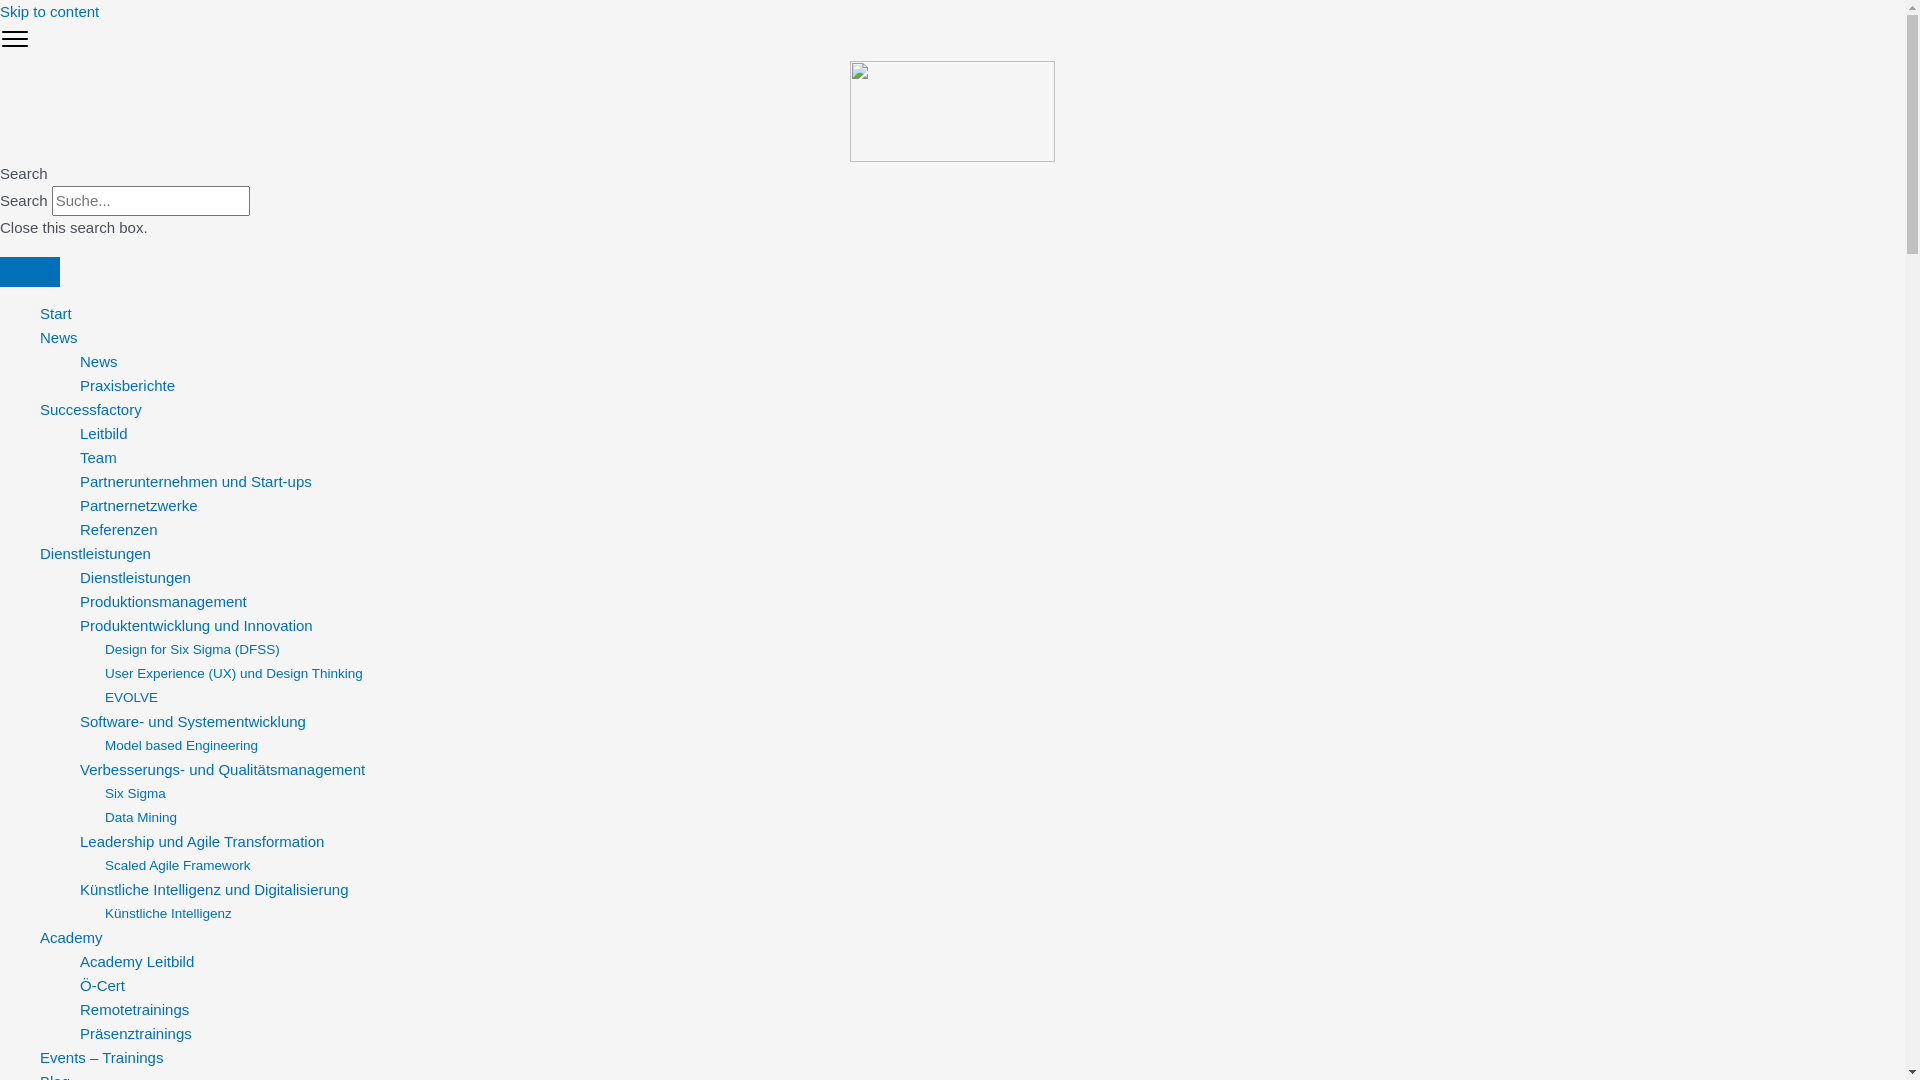  Describe the element at coordinates (192, 721) in the screenshot. I see `'Software- und Systementwicklung'` at that location.